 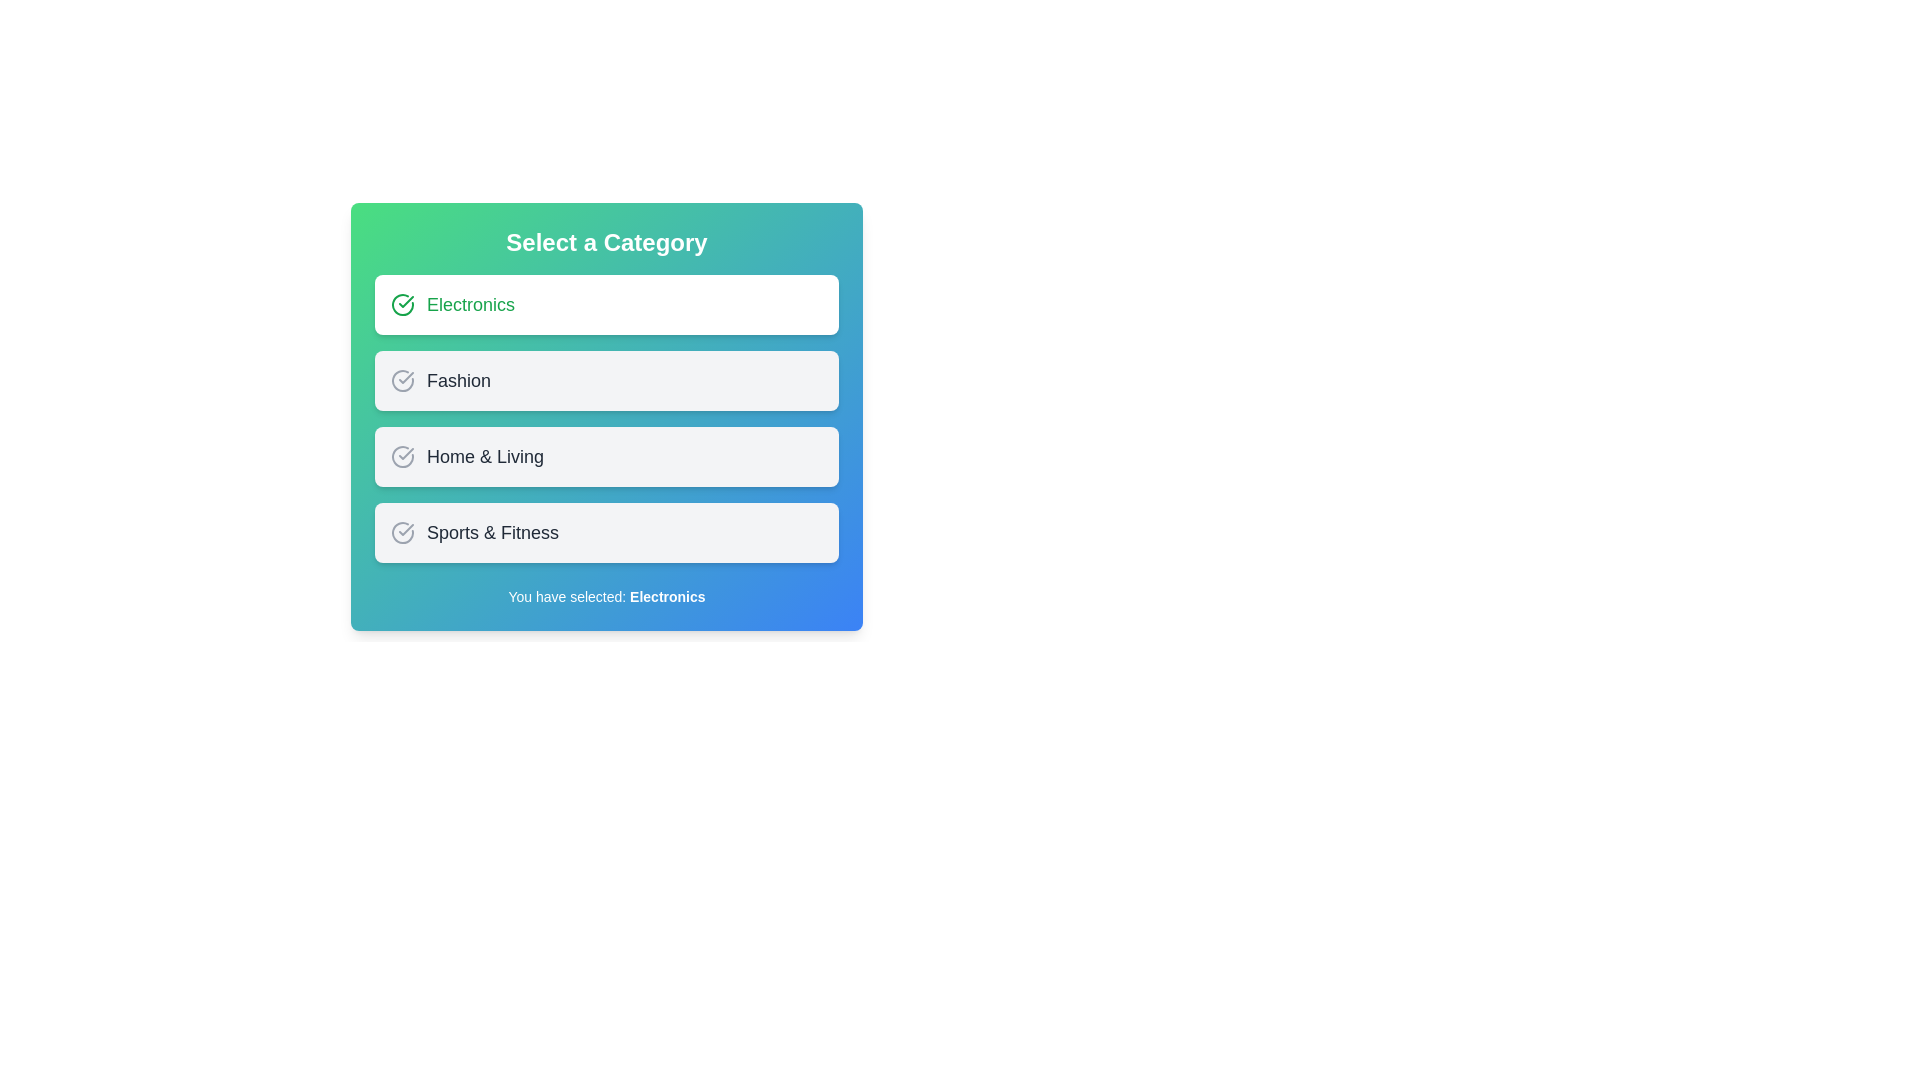 I want to click on the 'Electronics' category icon that visually indicates the active selection in the category options list, so click(x=402, y=304).